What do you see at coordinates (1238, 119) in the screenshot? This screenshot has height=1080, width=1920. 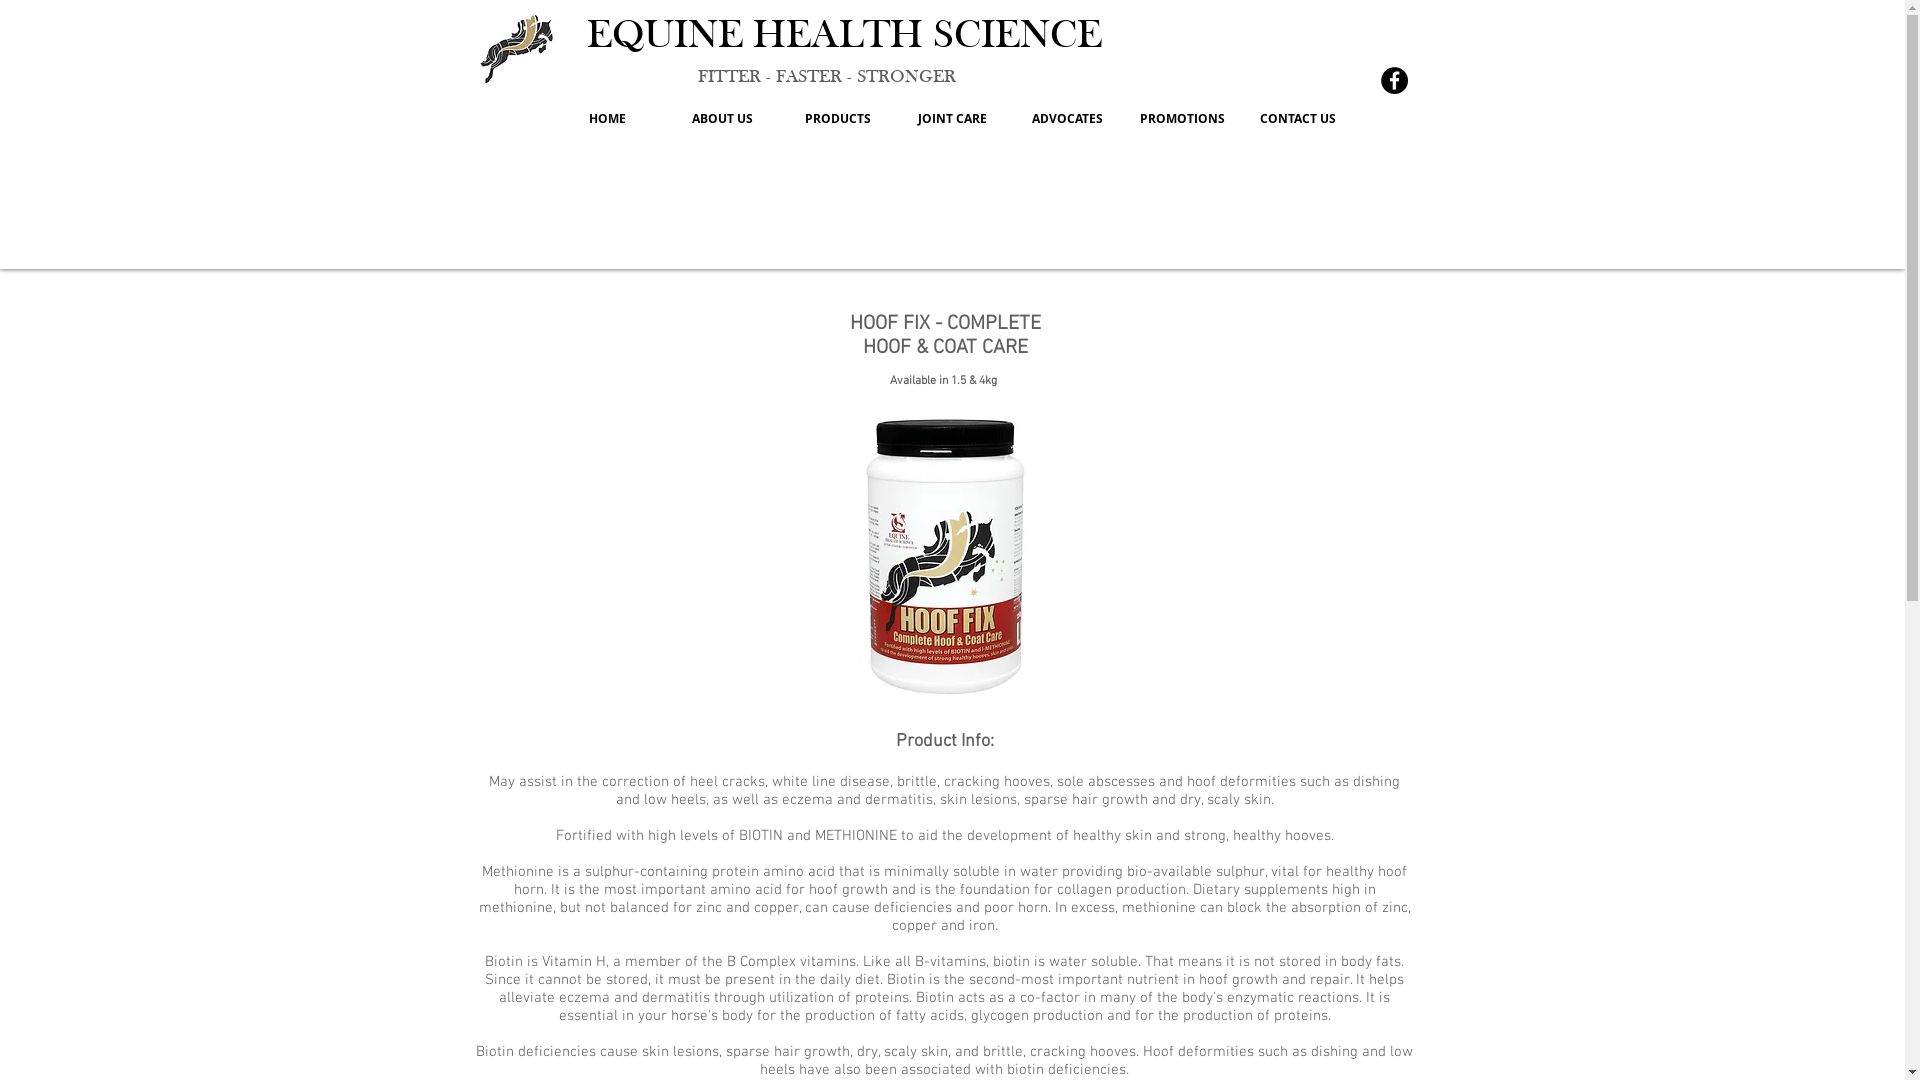 I see `'CONTACT US'` at bounding box center [1238, 119].